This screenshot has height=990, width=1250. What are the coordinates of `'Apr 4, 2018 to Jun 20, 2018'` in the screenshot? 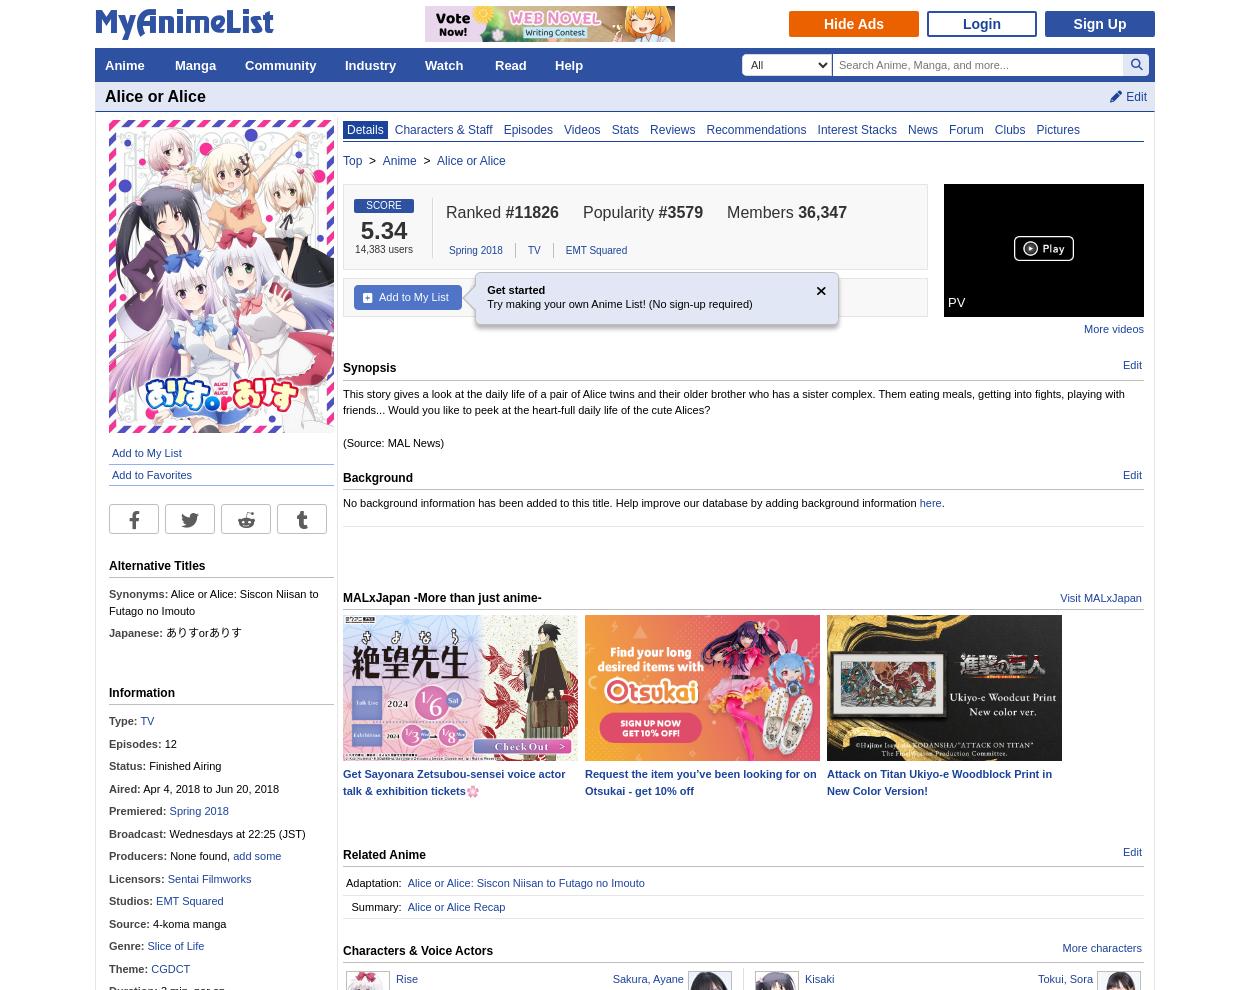 It's located at (208, 788).